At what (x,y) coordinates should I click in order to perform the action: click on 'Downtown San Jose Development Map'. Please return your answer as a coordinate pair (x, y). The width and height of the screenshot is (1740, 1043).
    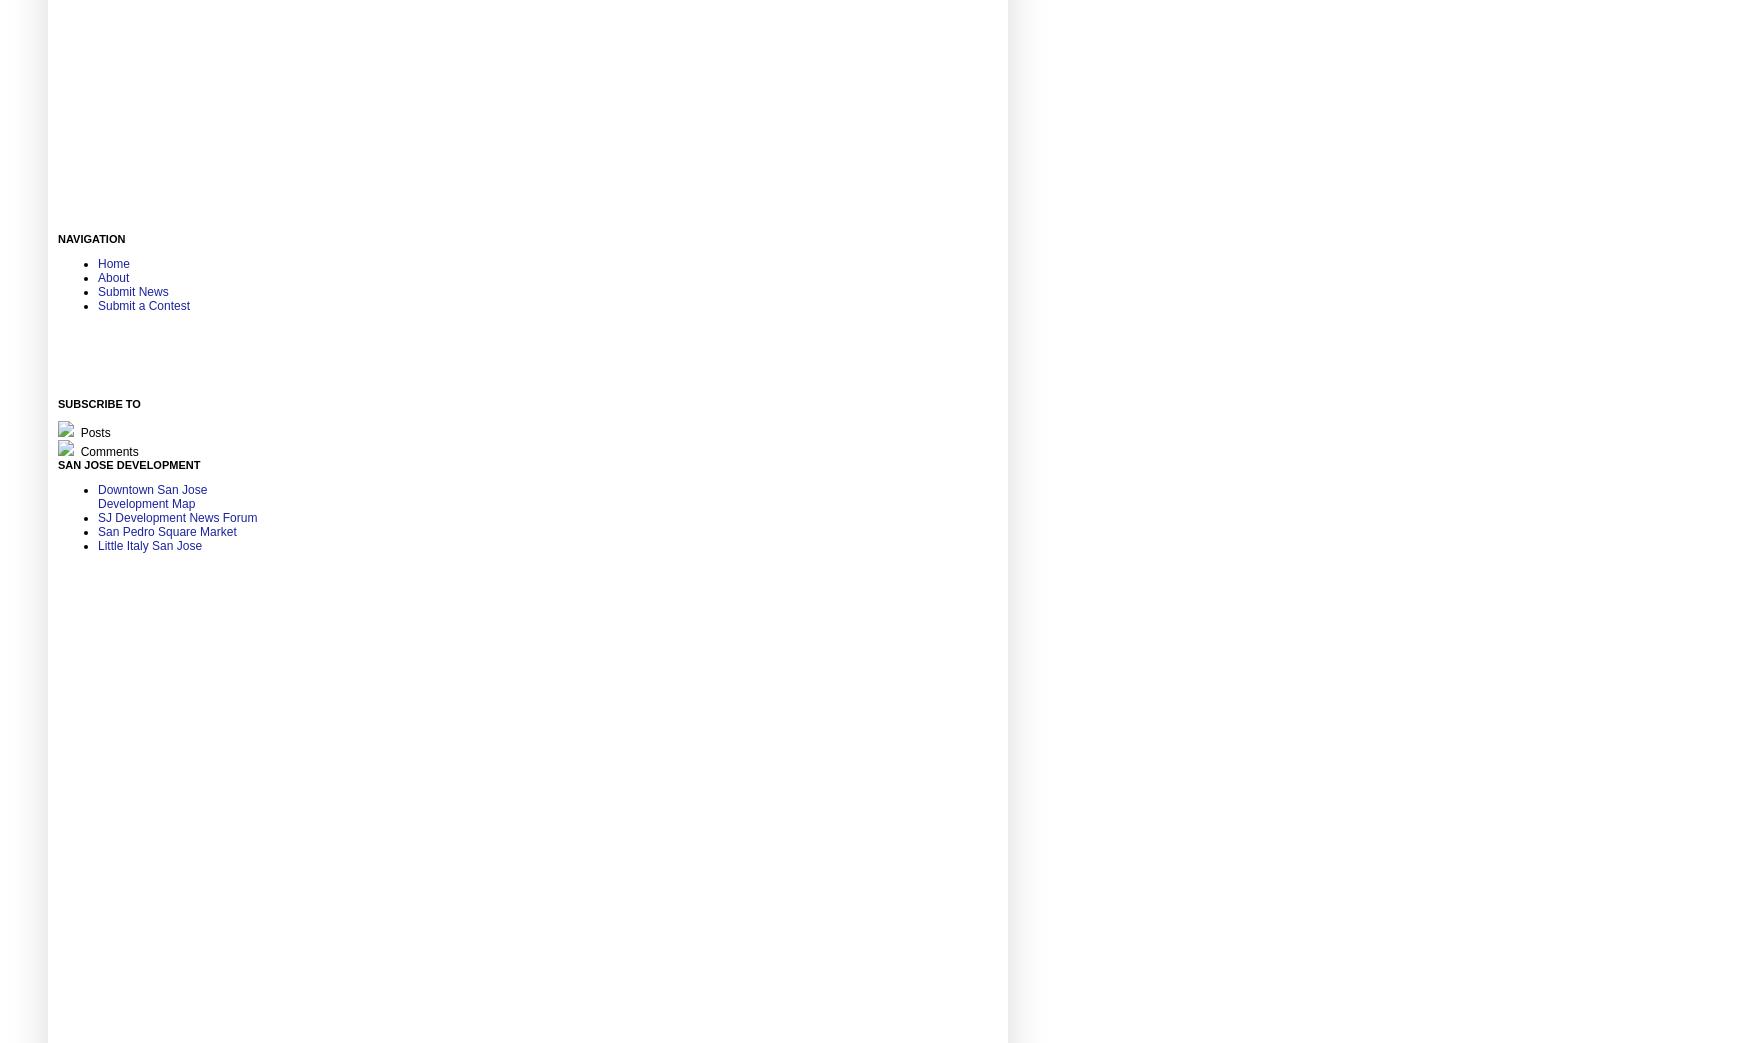
    Looking at the image, I should click on (96, 495).